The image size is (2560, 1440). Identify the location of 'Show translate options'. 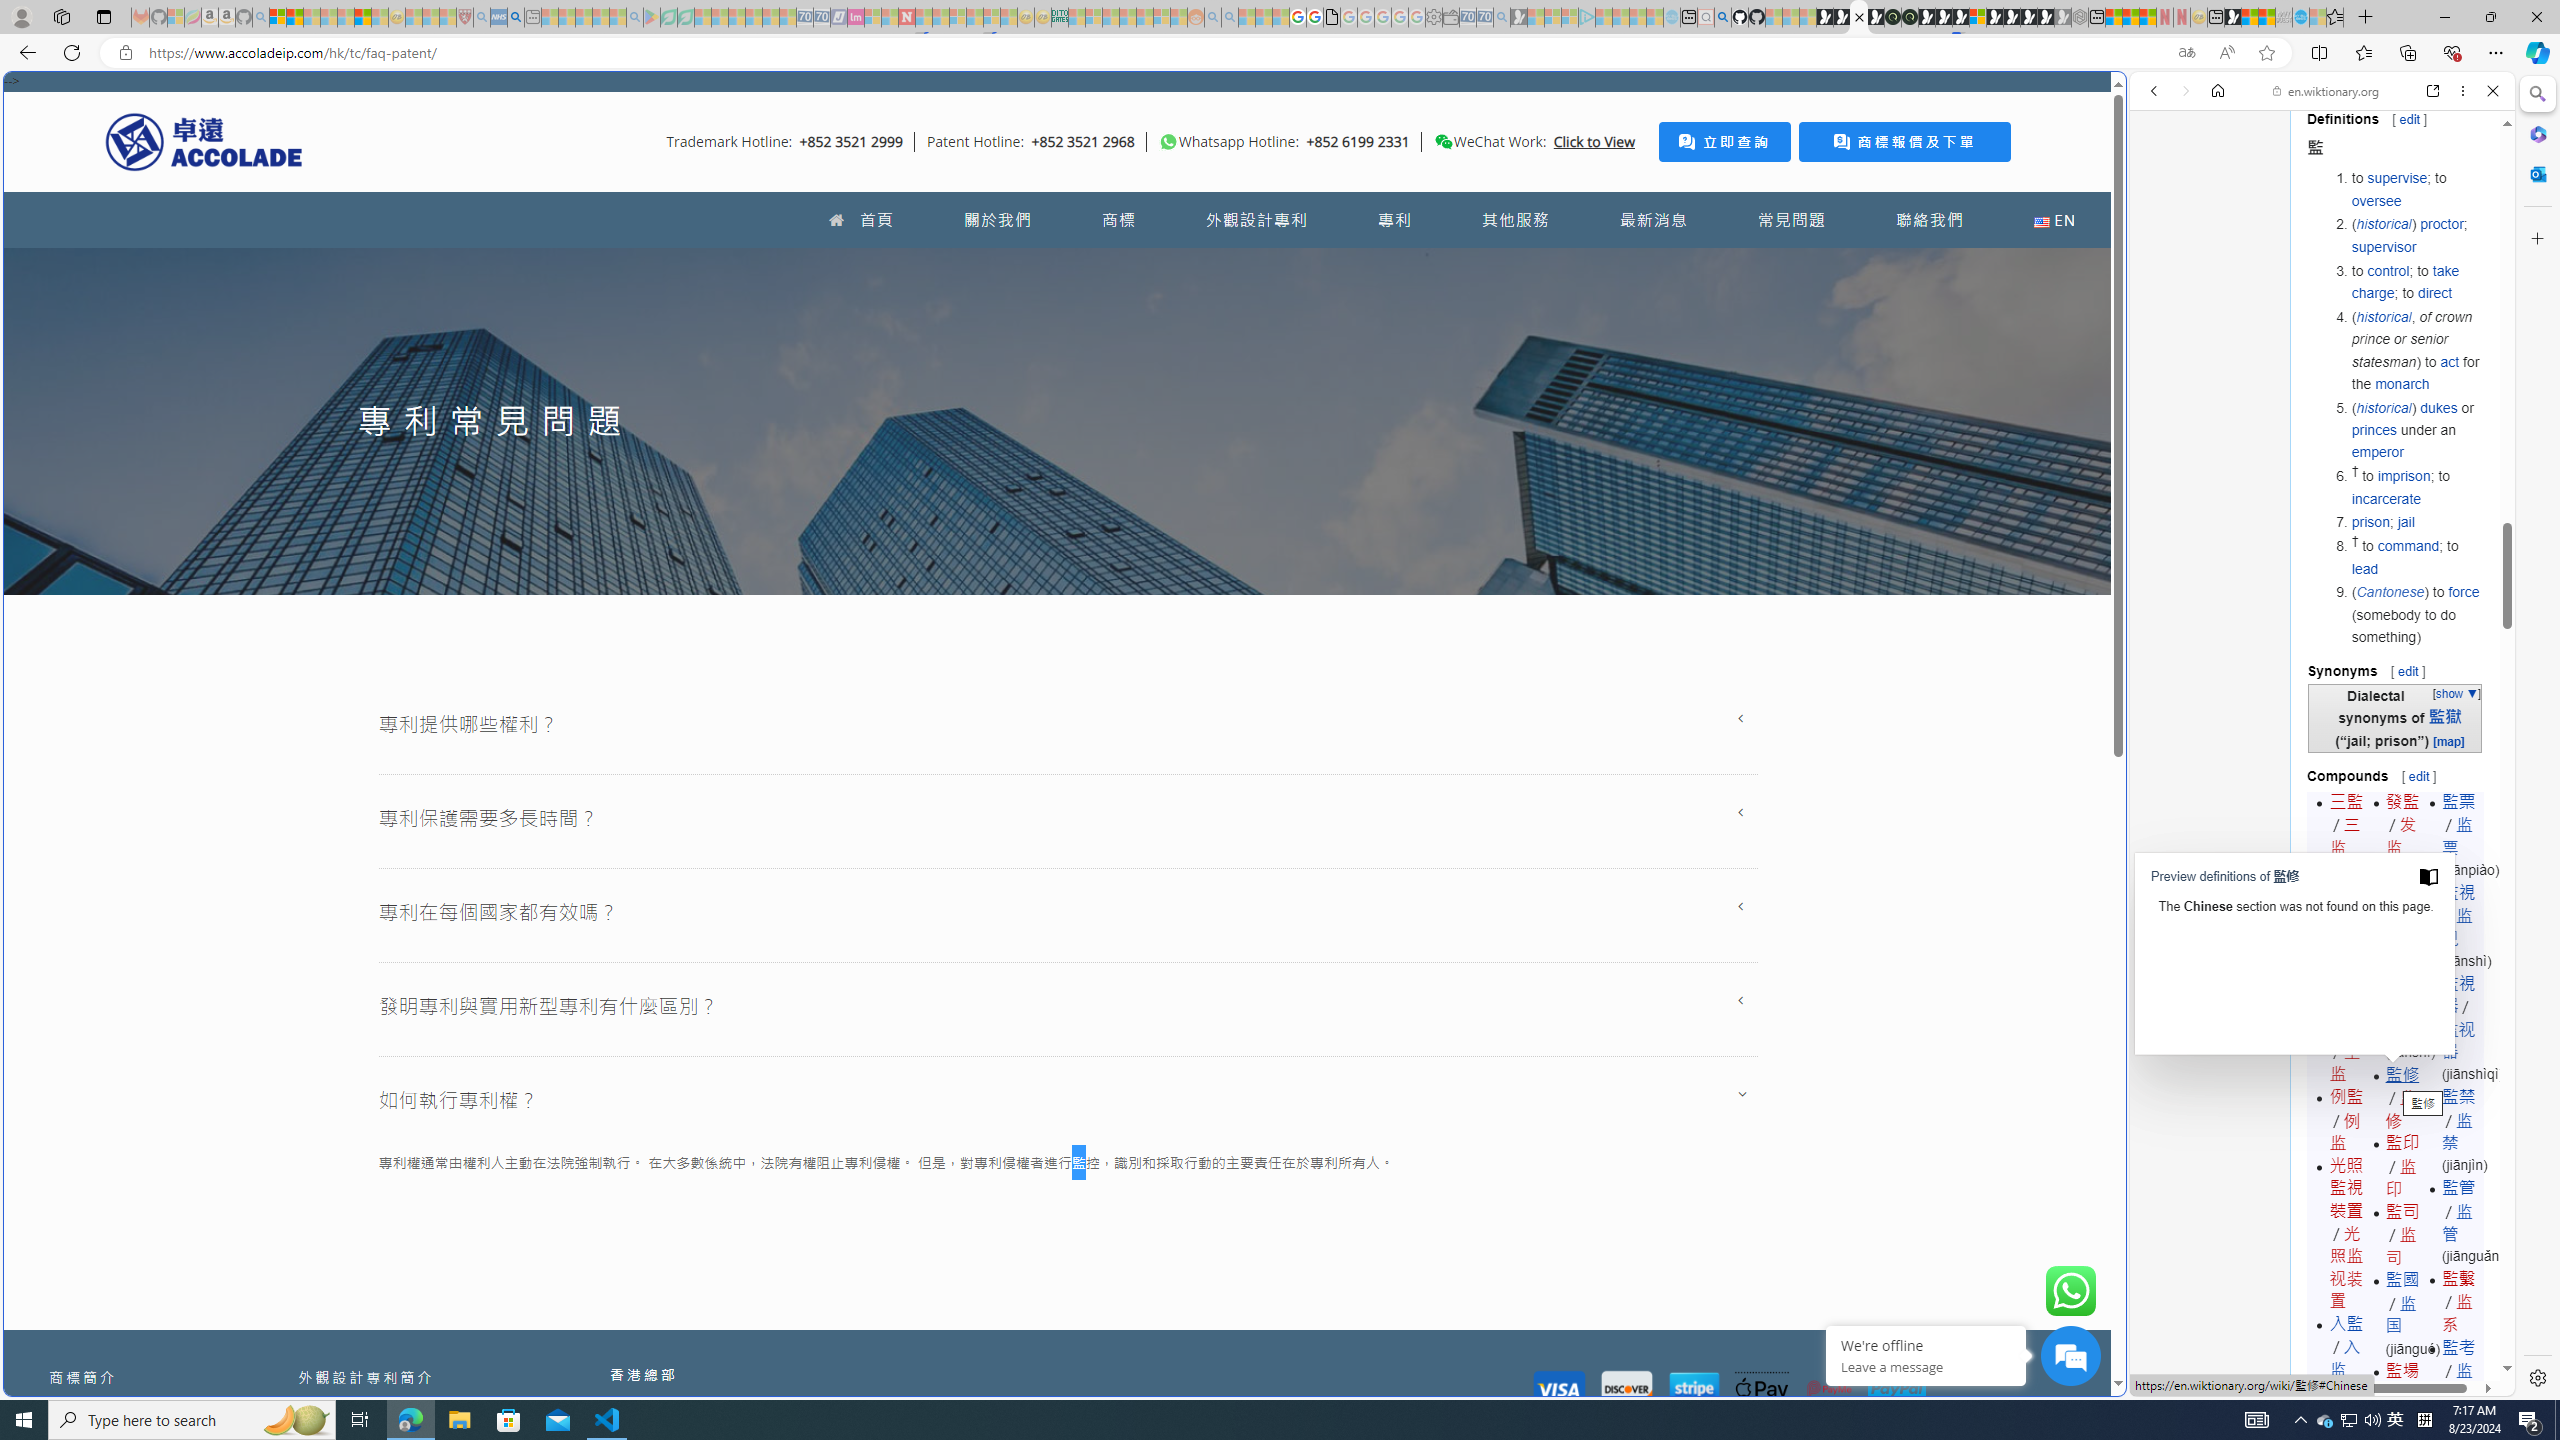
(2185, 53).